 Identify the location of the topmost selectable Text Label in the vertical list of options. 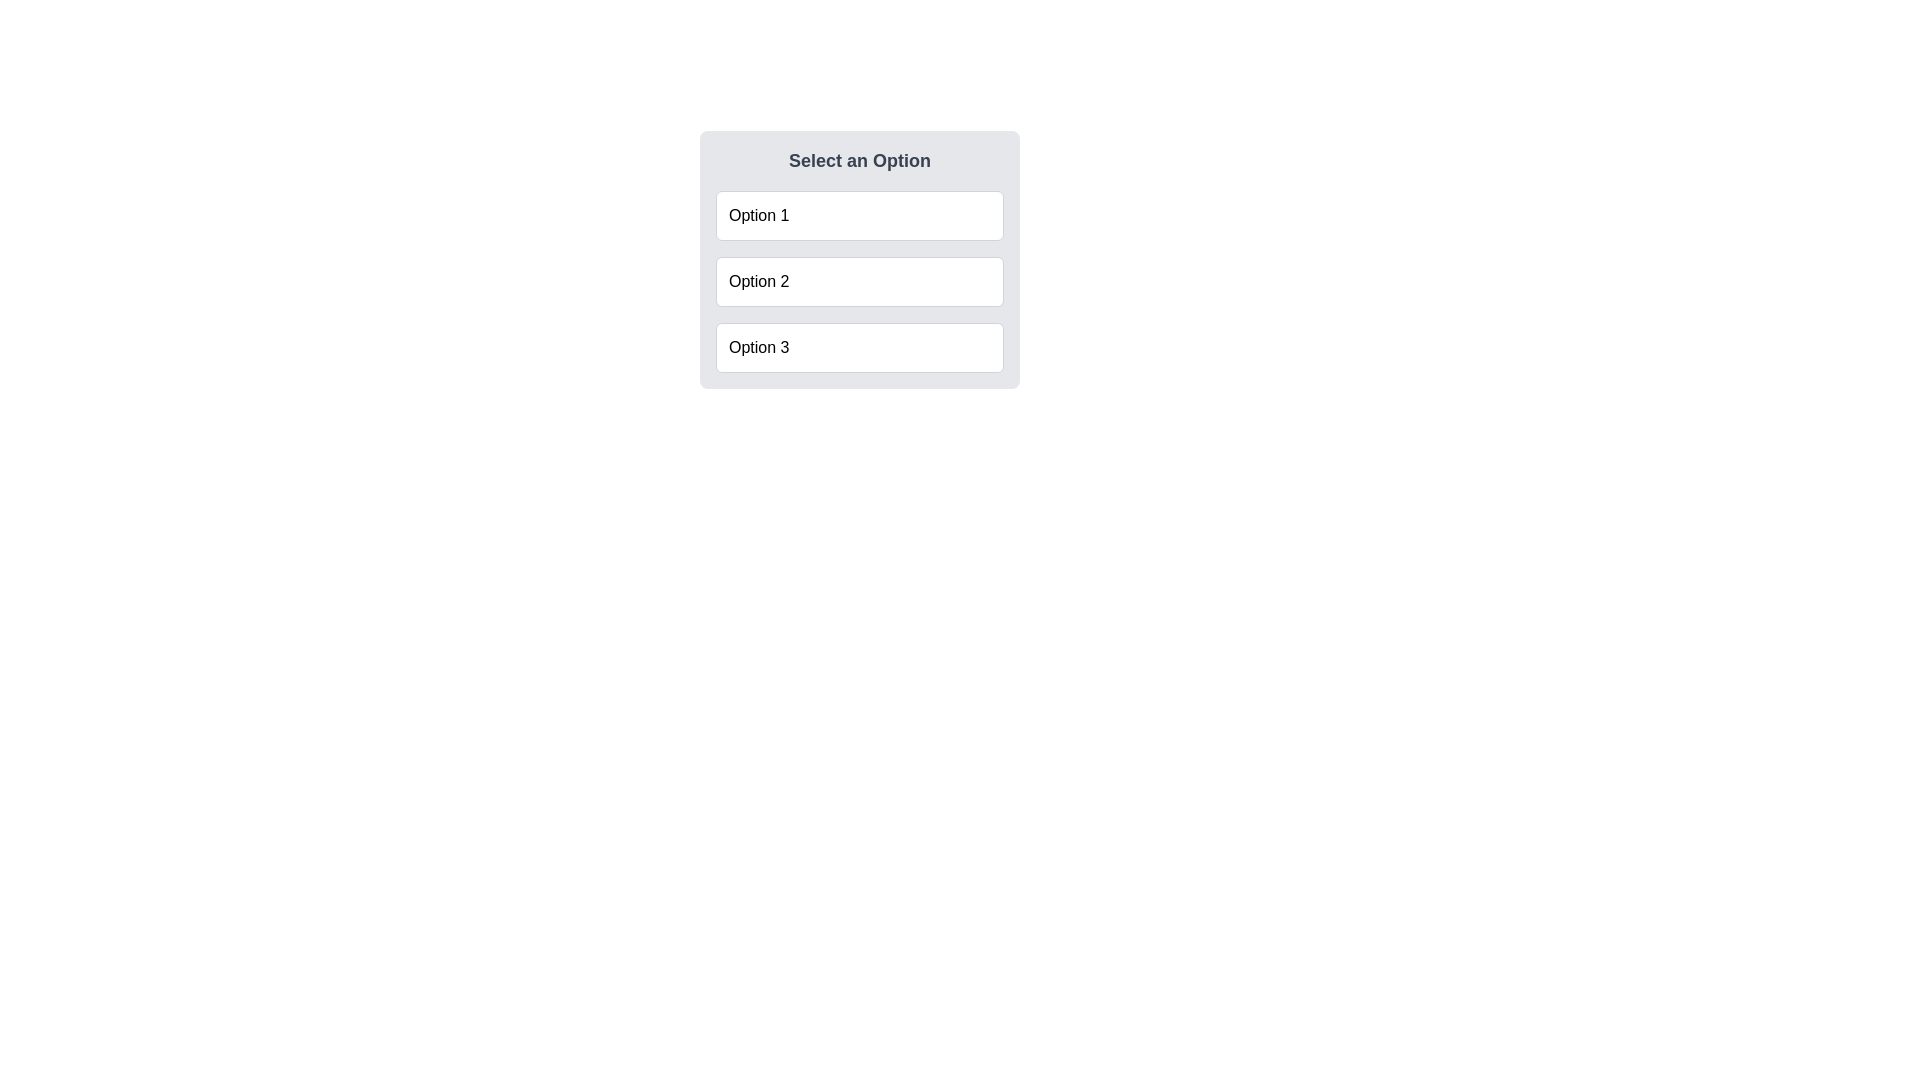
(758, 216).